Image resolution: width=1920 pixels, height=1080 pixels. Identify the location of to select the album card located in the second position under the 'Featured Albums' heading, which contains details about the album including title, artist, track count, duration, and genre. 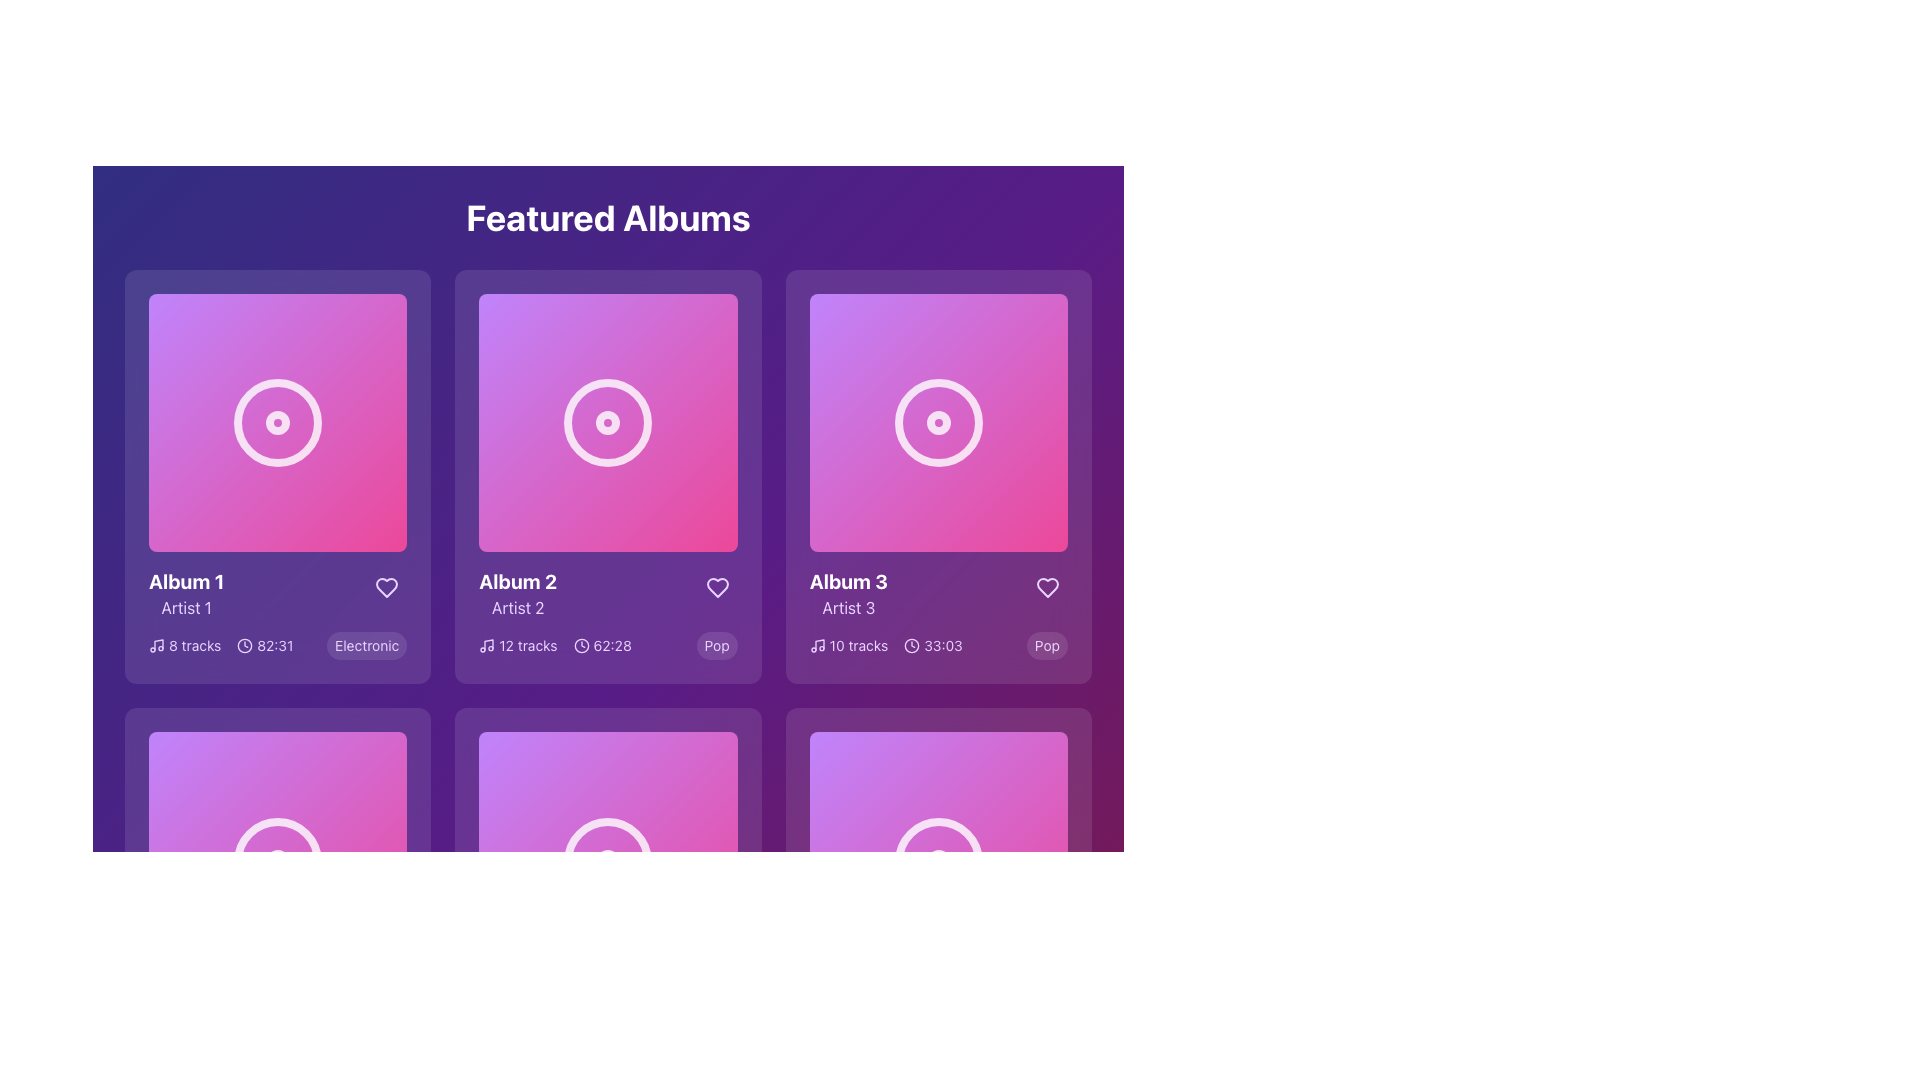
(607, 477).